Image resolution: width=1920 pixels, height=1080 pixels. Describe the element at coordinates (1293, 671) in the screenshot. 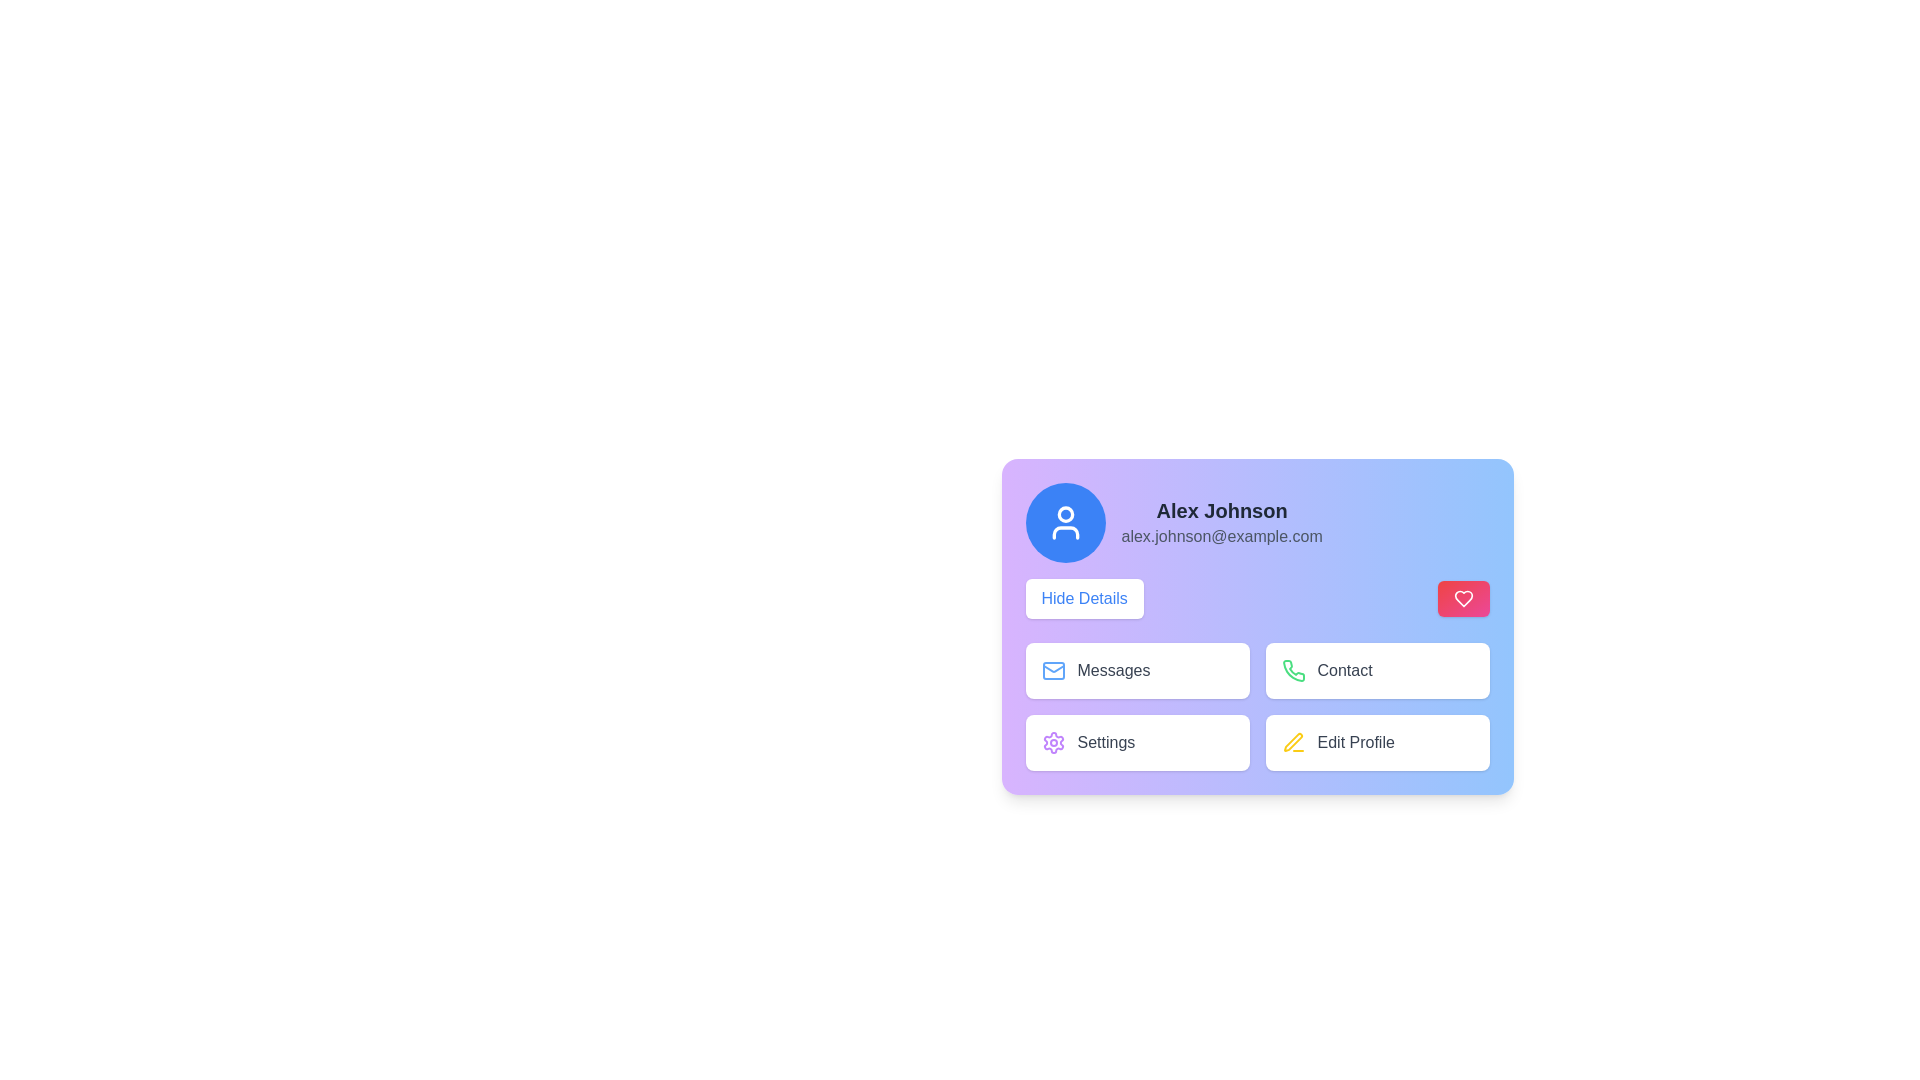

I see `the phone or call icon located in the top-right corner of the 'Contact' button within the card's second row` at that location.